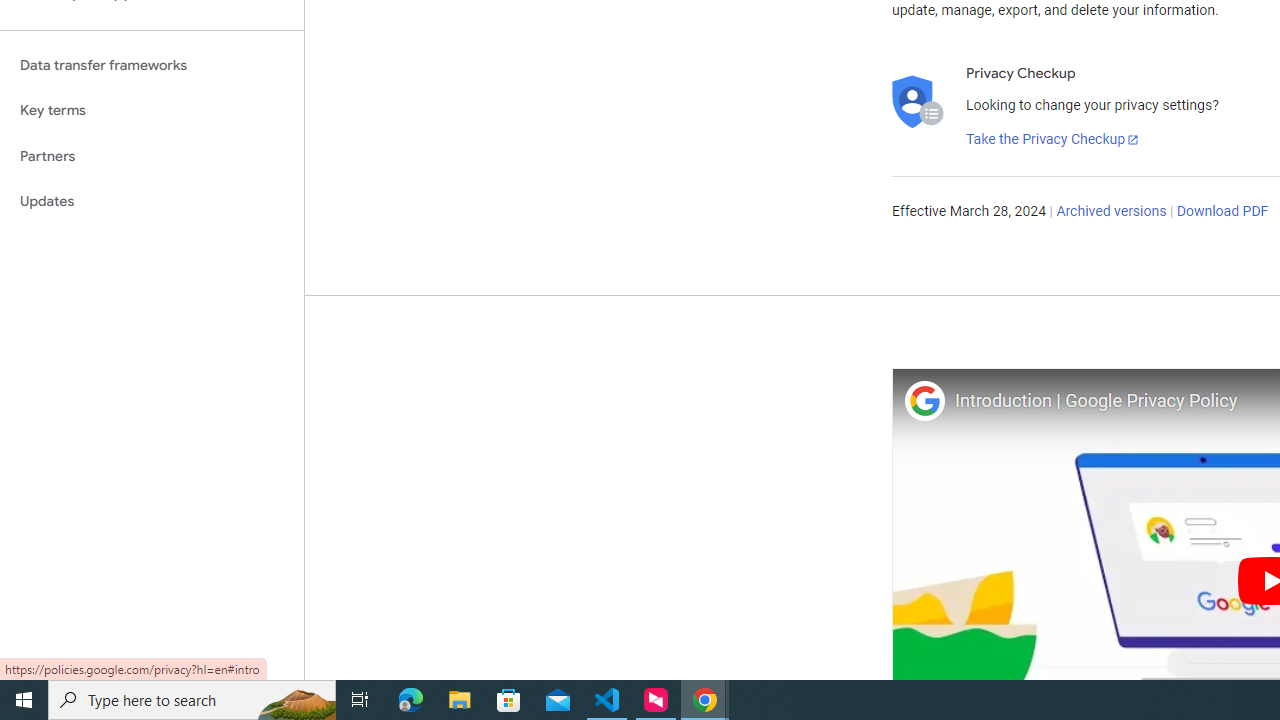 This screenshot has width=1280, height=720. Describe the element at coordinates (1221, 212) in the screenshot. I see `'Download PDF'` at that location.